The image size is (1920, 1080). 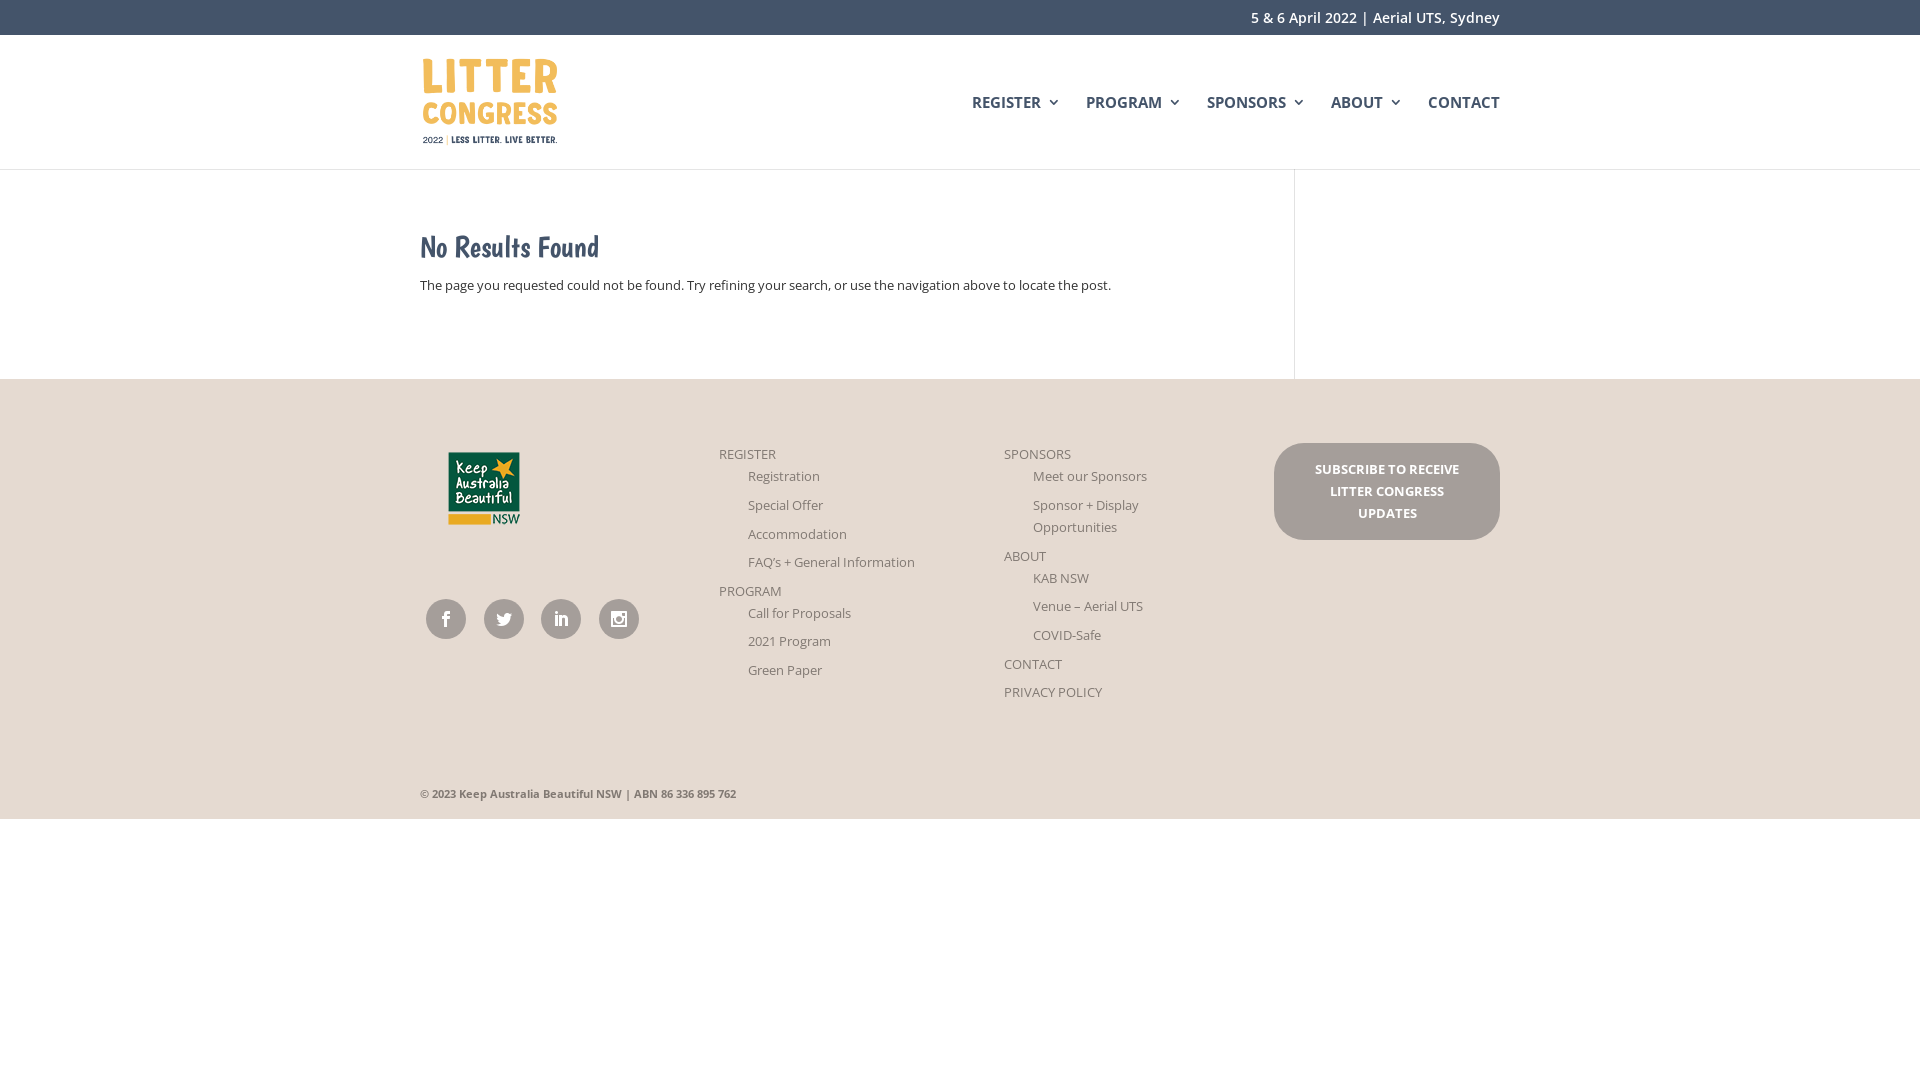 What do you see at coordinates (782, 475) in the screenshot?
I see `'Registration'` at bounding box center [782, 475].